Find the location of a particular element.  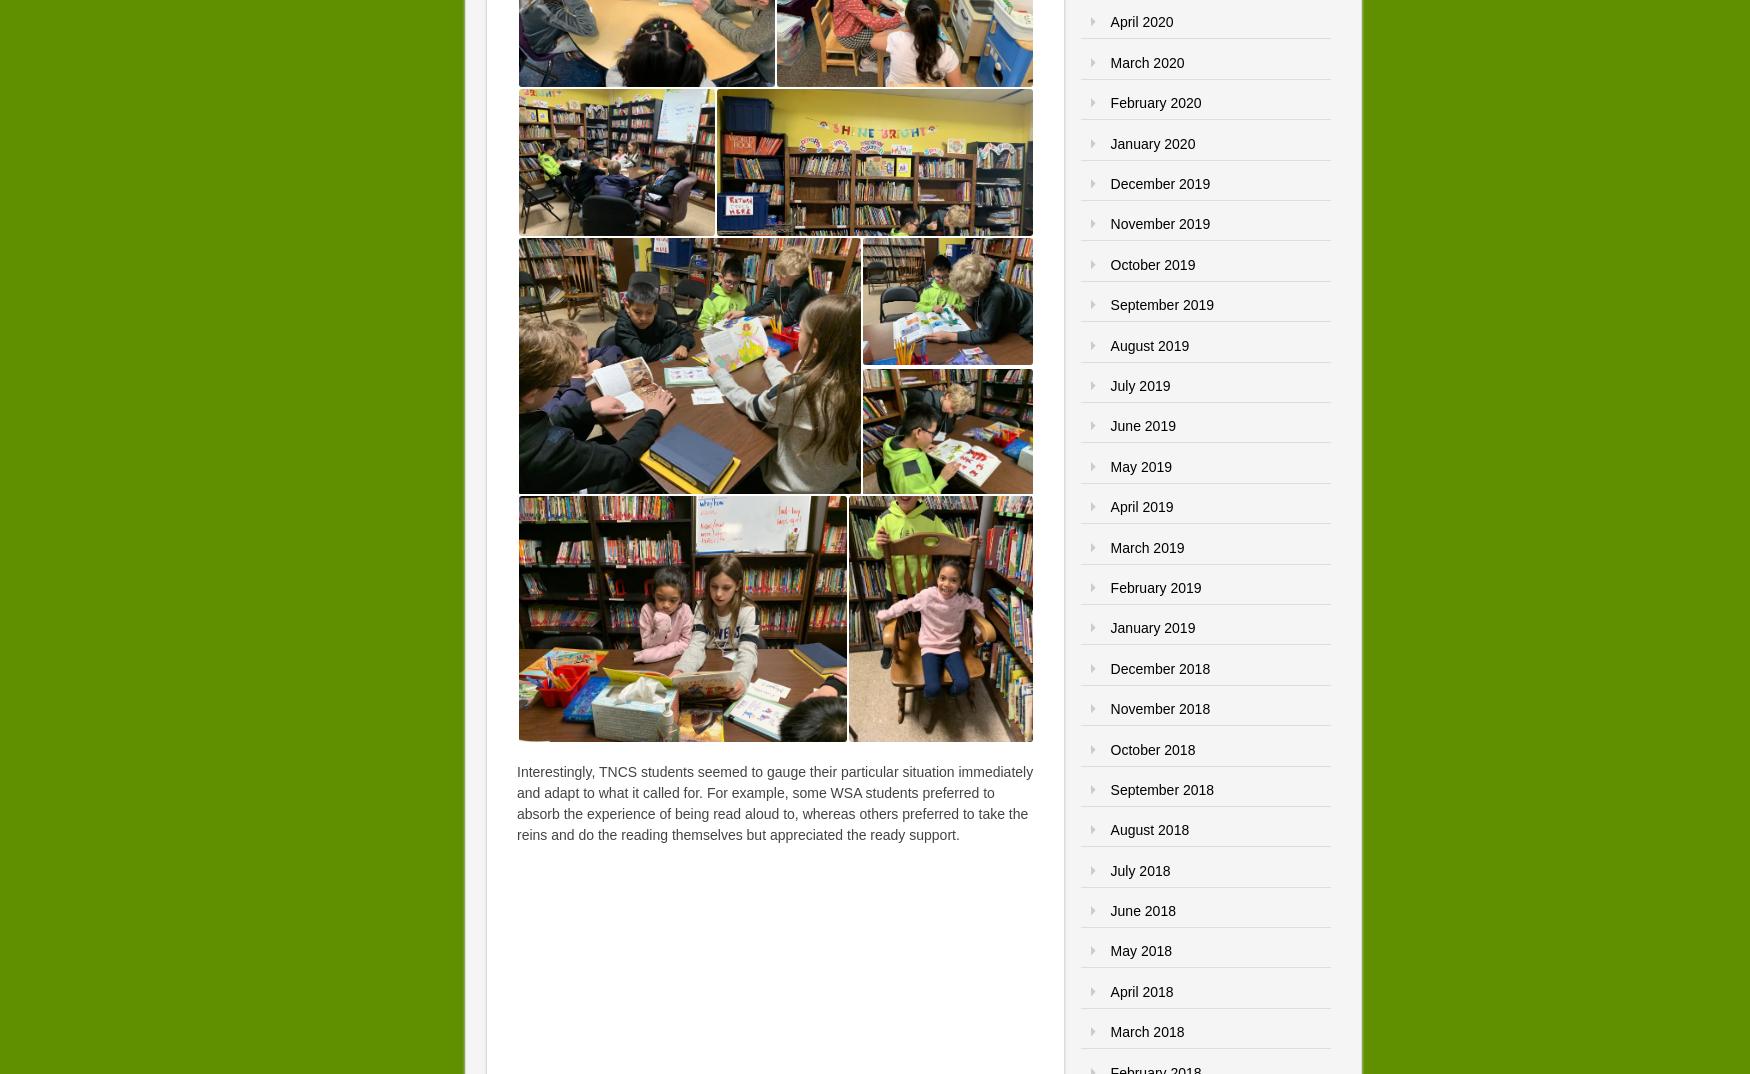

'August 2019' is located at coordinates (1148, 343).